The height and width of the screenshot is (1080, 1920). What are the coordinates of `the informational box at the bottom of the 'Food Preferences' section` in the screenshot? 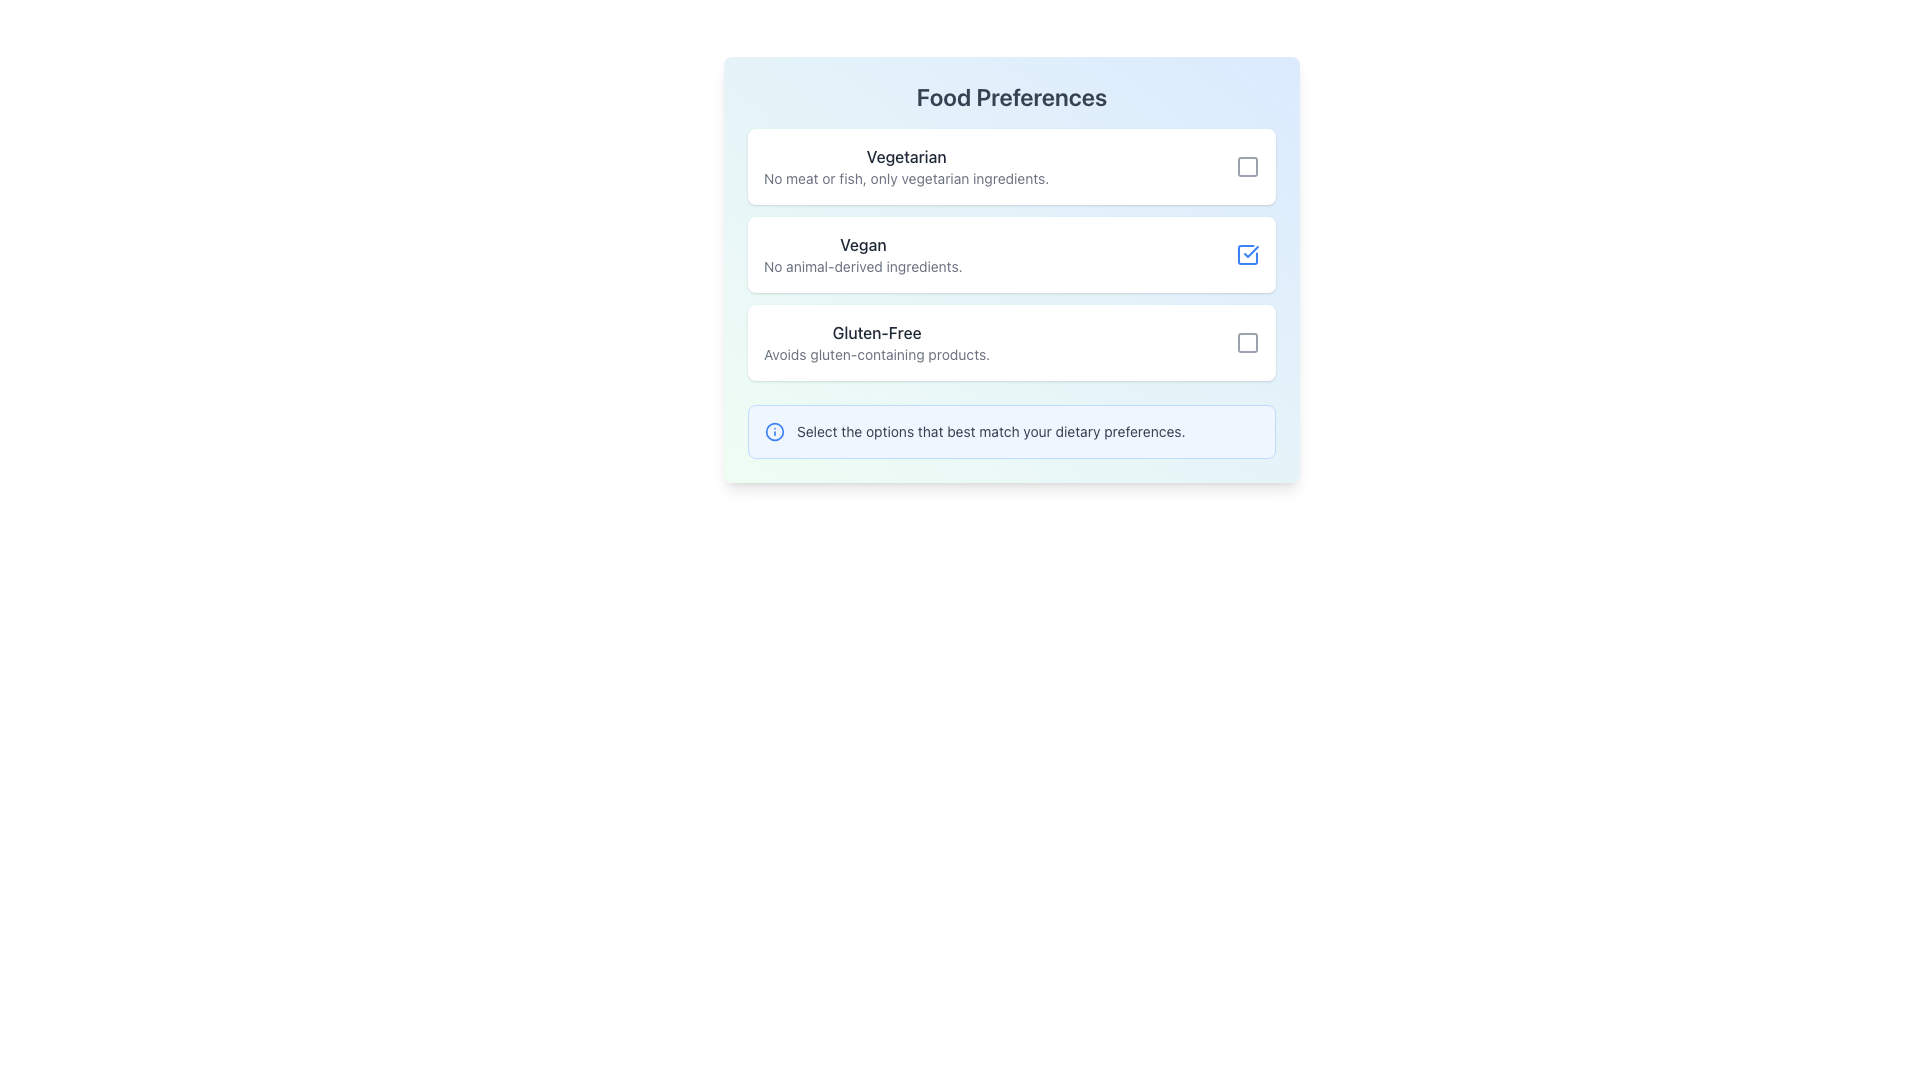 It's located at (1012, 431).